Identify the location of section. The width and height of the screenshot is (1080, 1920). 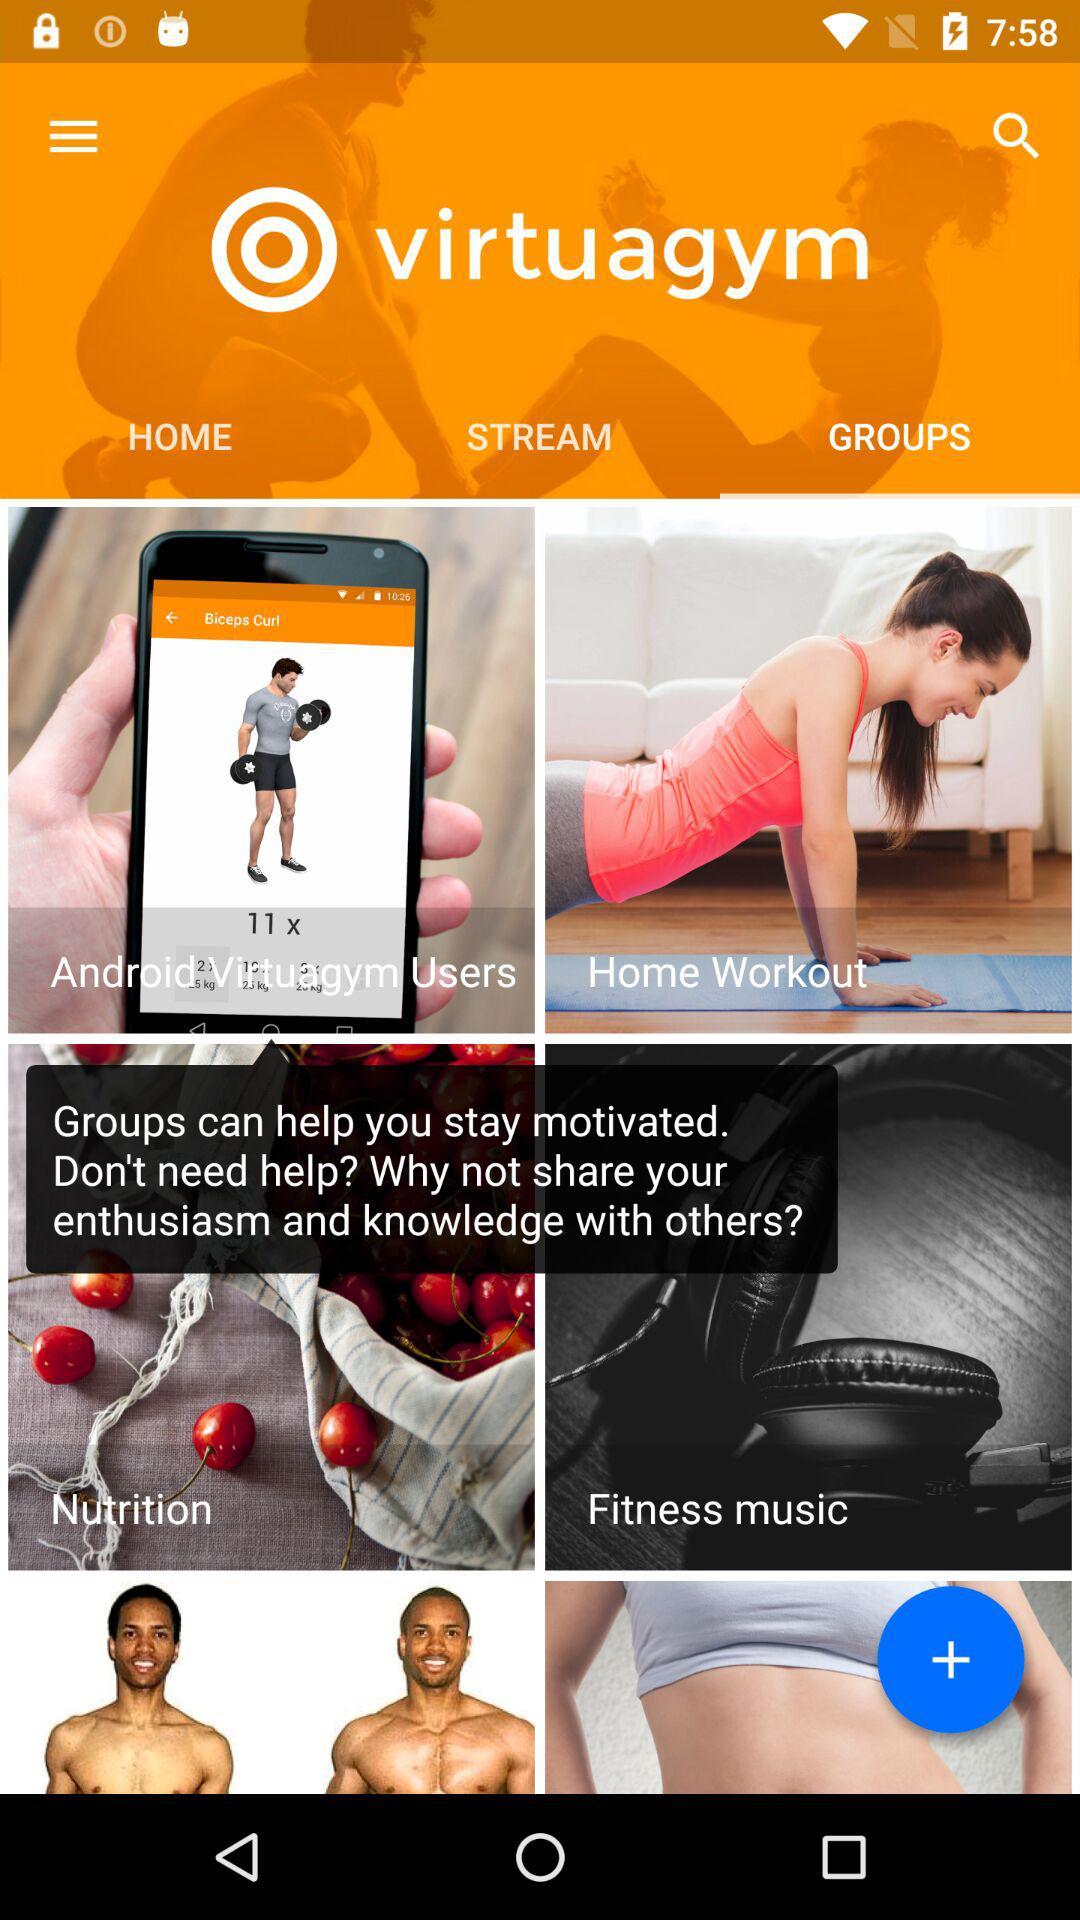
(807, 769).